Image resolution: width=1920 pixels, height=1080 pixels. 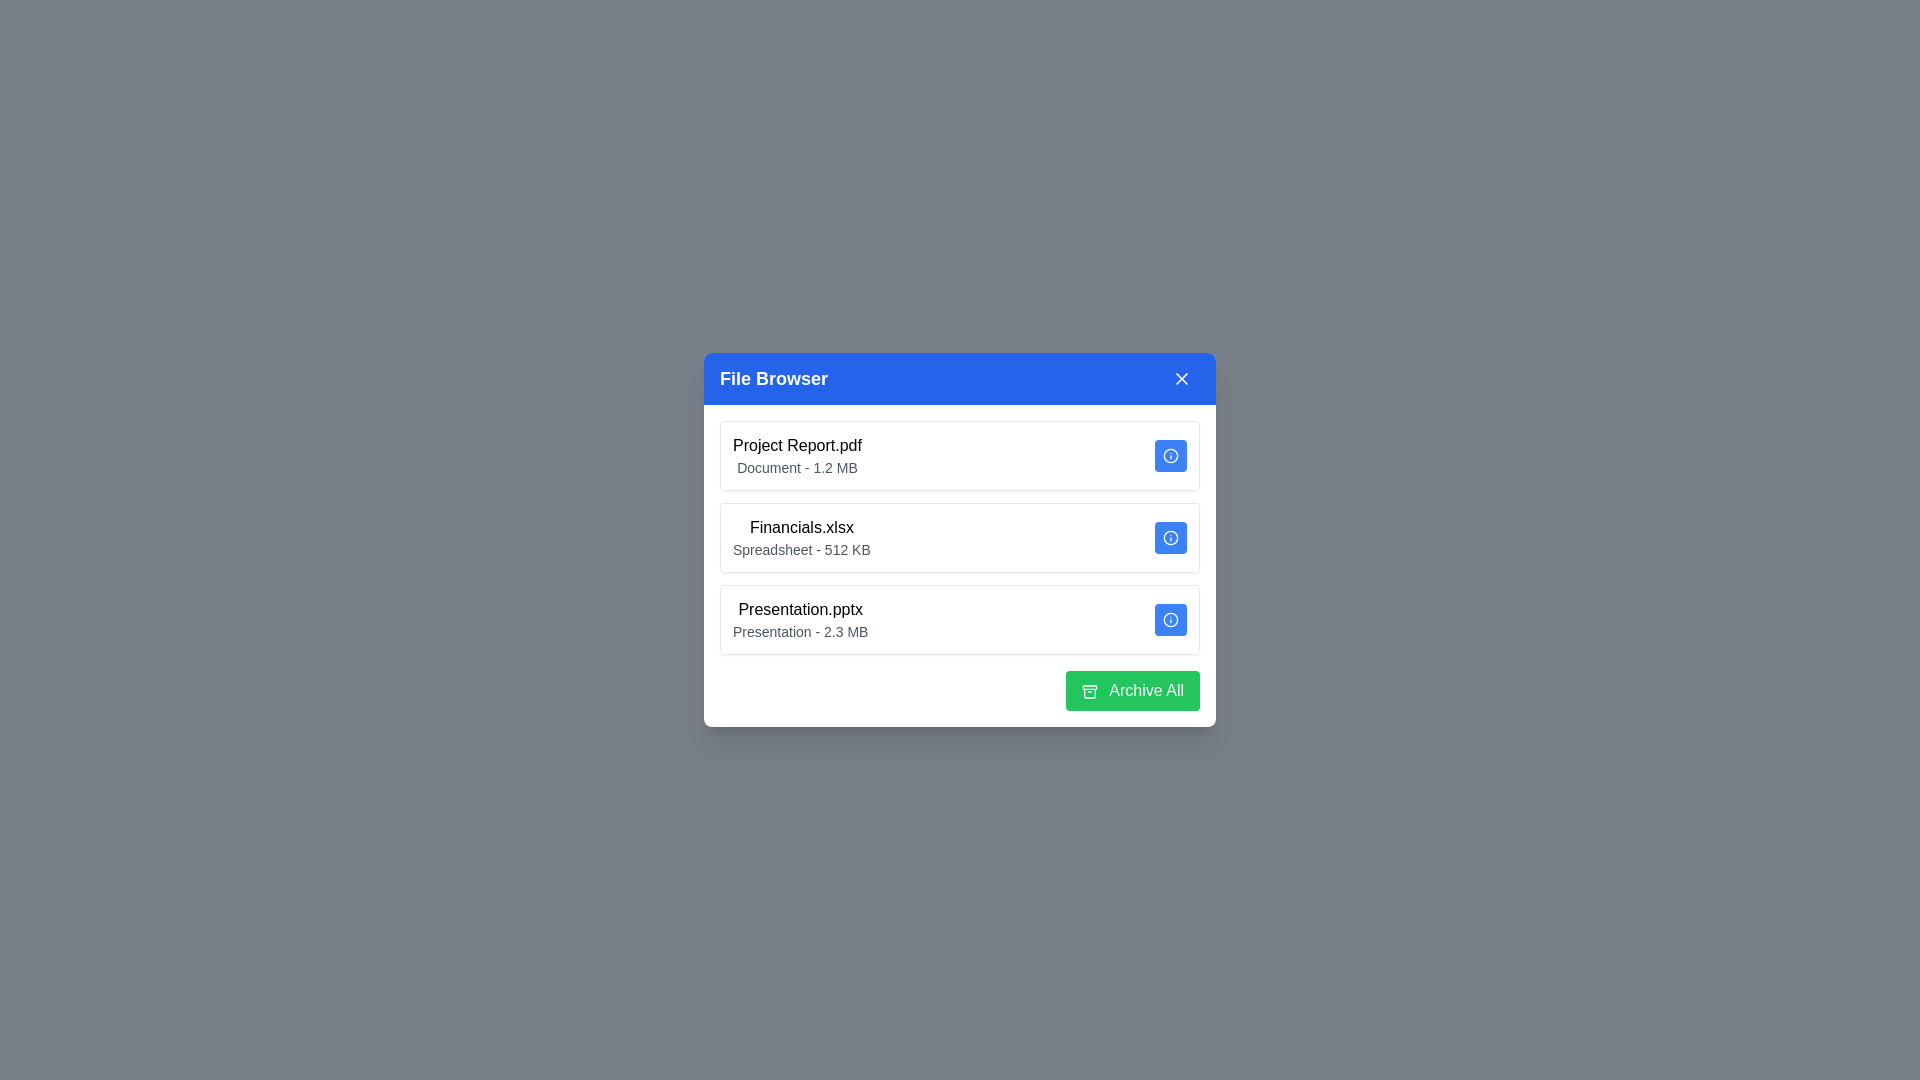 What do you see at coordinates (960, 455) in the screenshot?
I see `the file item Project Report.pdf to highlight it` at bounding box center [960, 455].